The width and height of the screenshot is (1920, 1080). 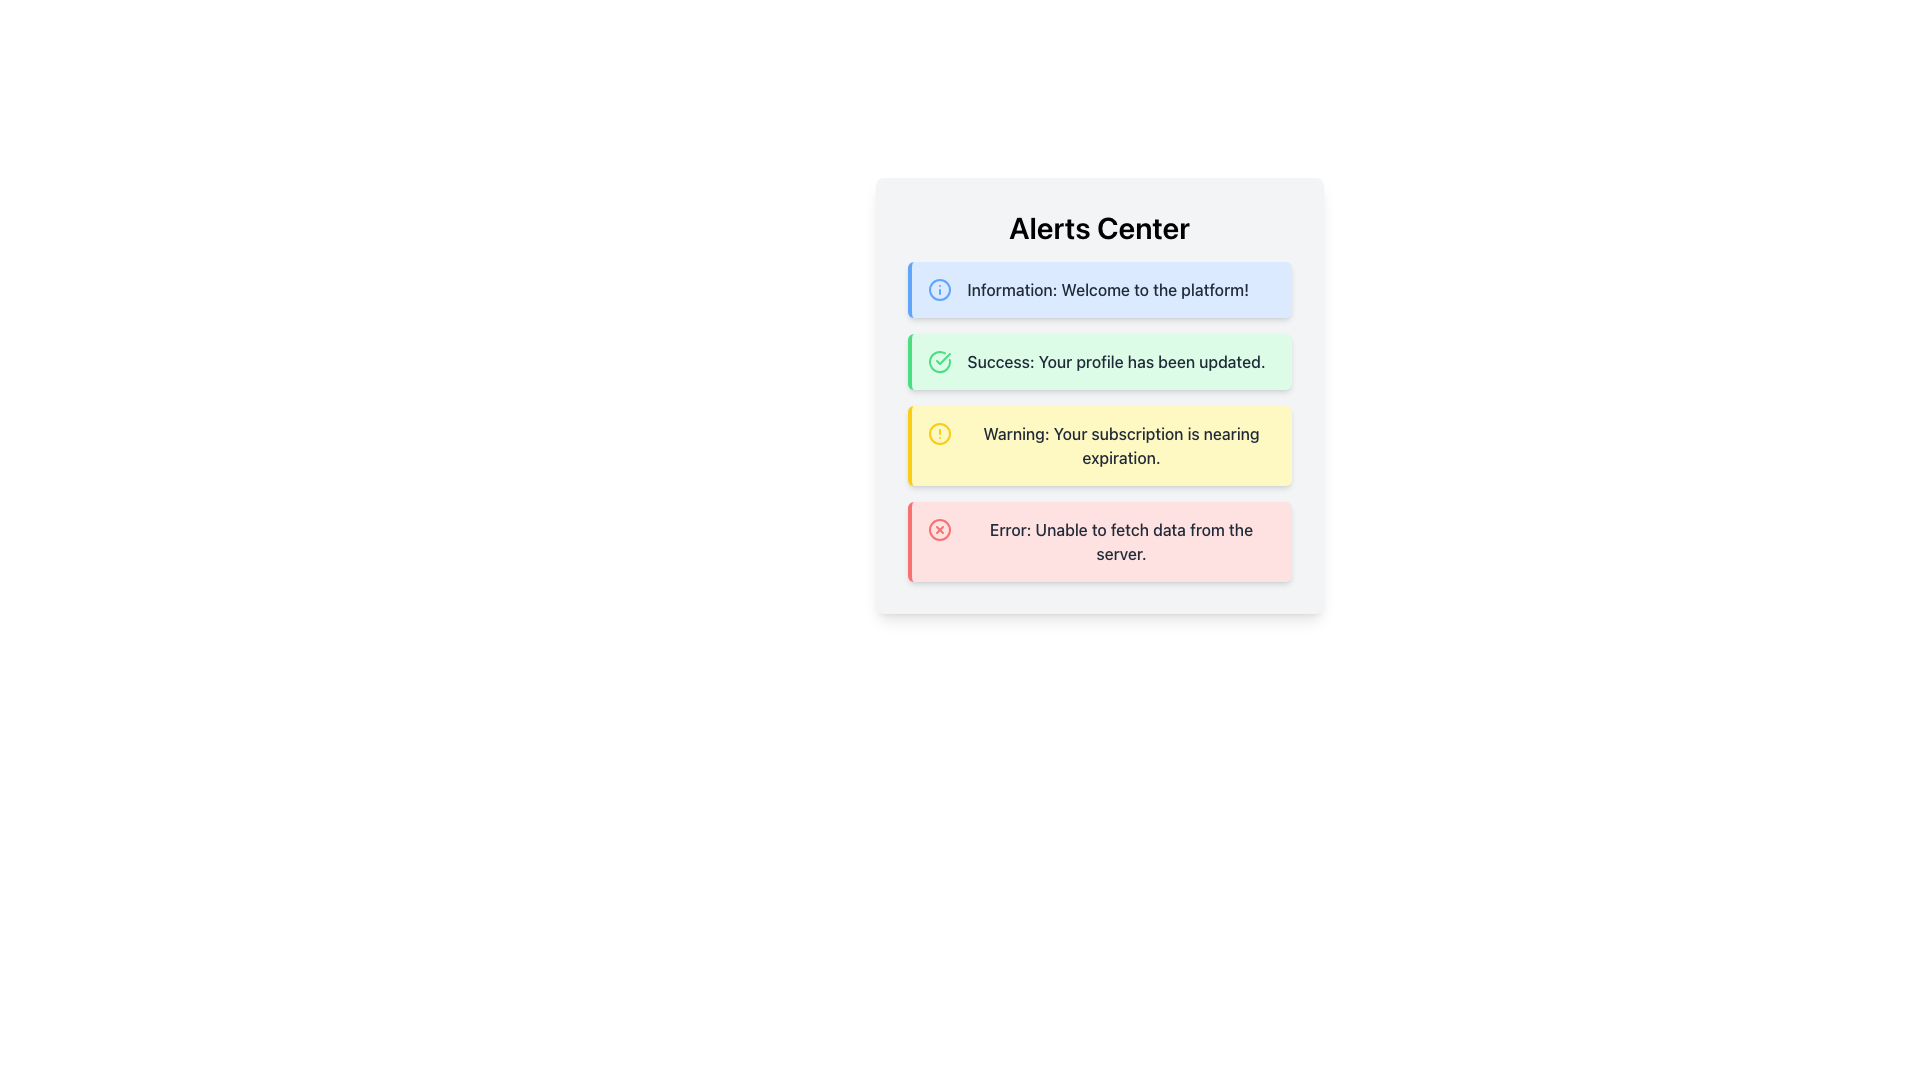 I want to click on the SVG icon with a green circular border enclosing a checkmark, located in the second alert row of the Alerts Center, which corresponds to the green 'Success' alert, so click(x=938, y=362).